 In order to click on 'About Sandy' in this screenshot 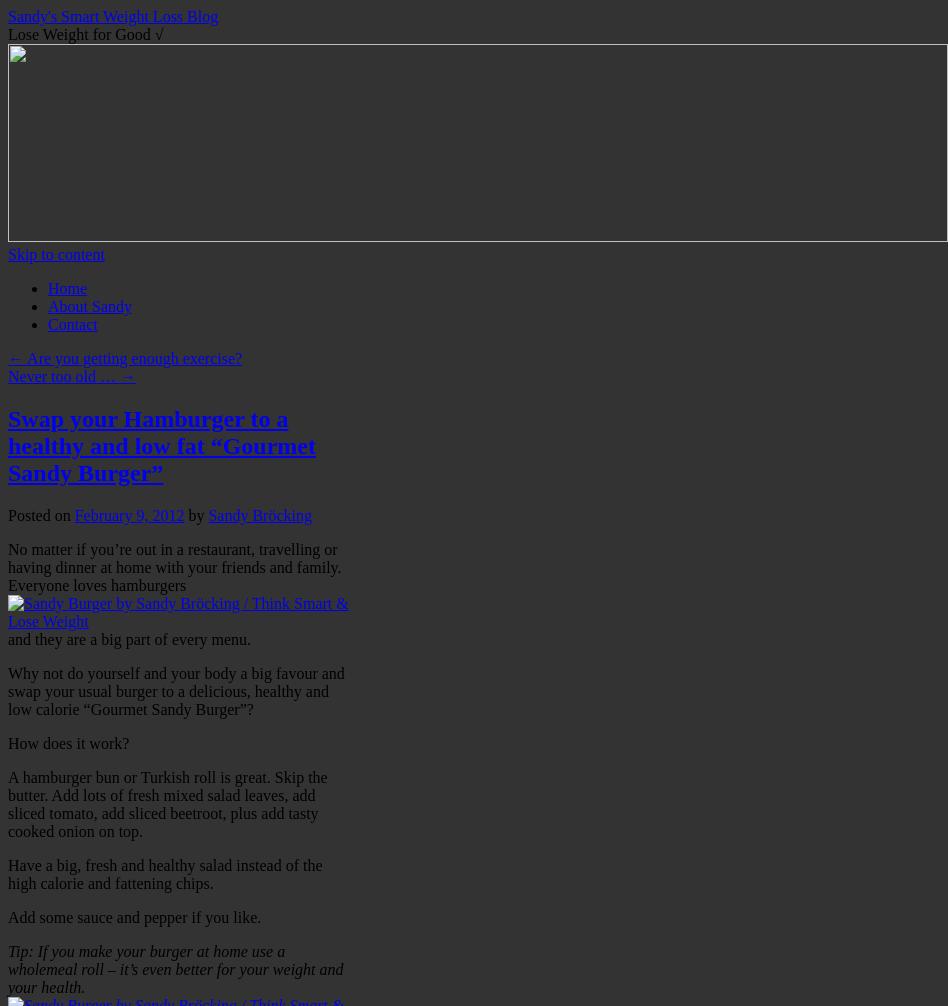, I will do `click(89, 305)`.